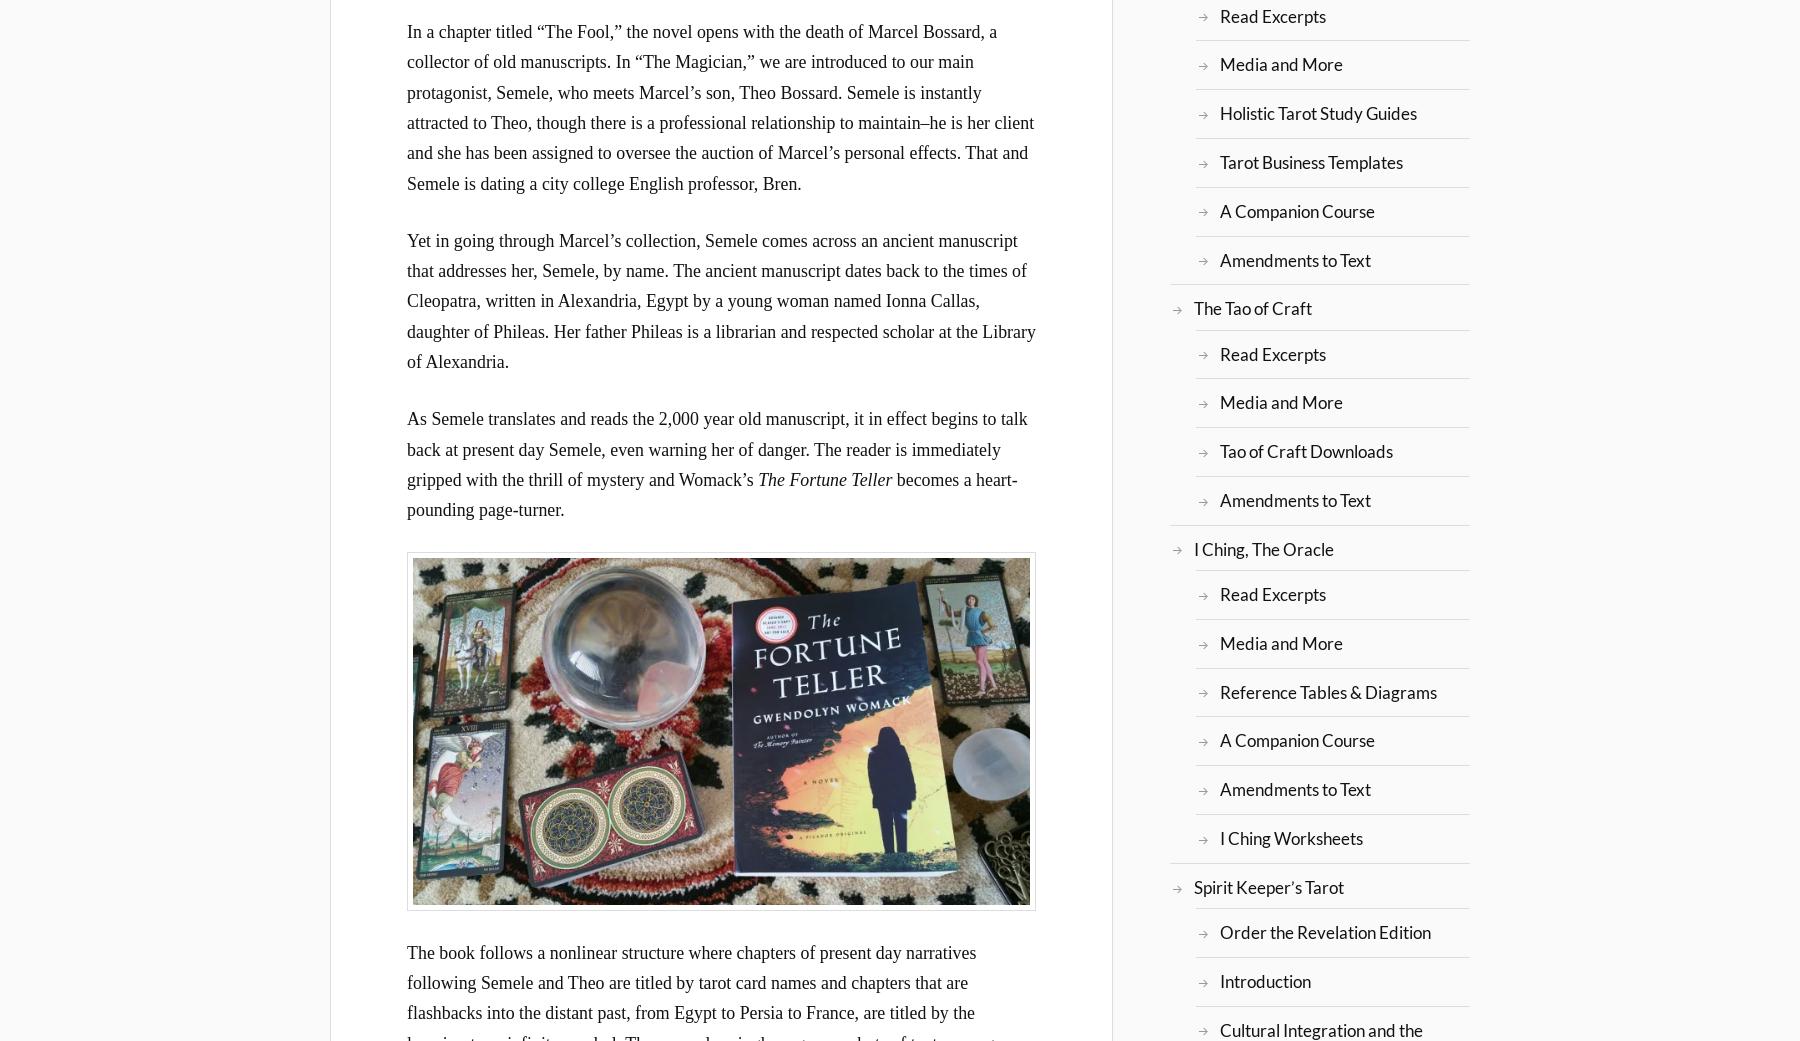  I want to click on 'Spirit Keeper’s Tarot', so click(1269, 885).